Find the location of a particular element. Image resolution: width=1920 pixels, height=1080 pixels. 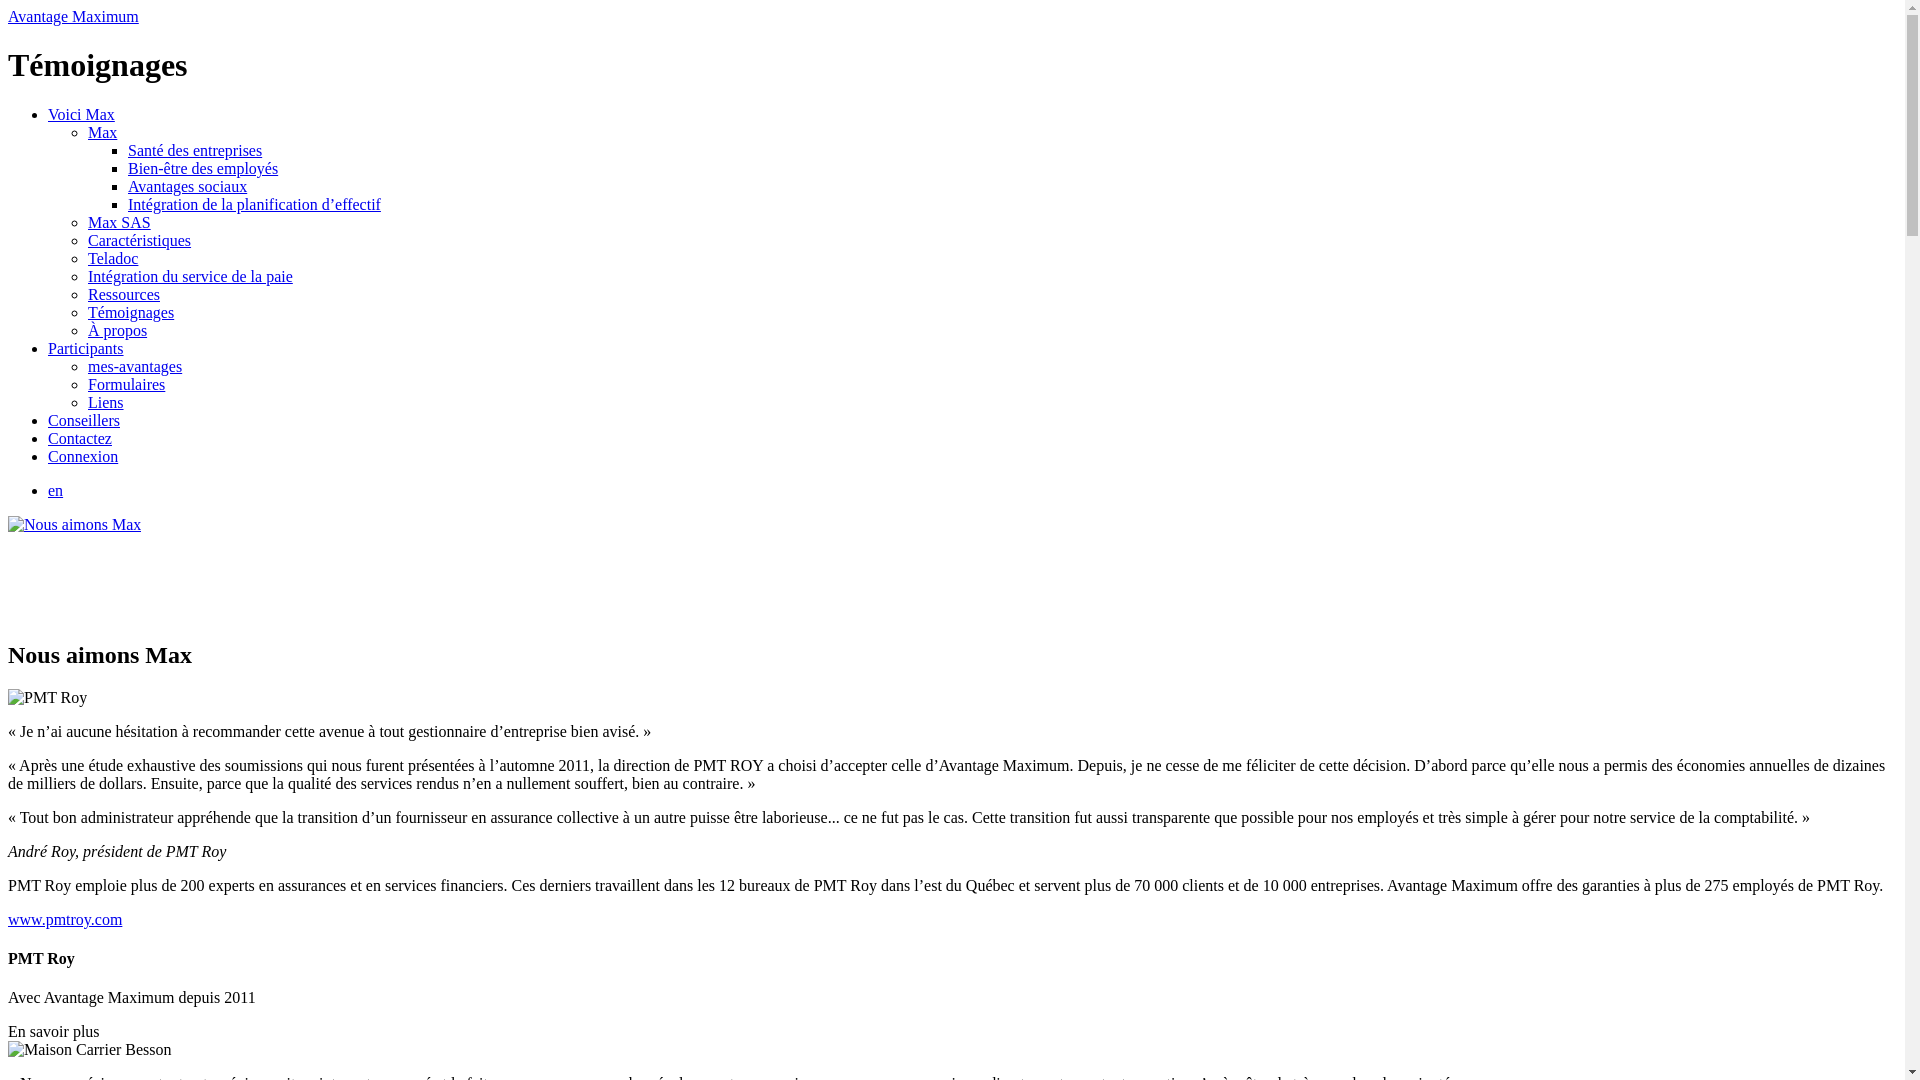

'Max SAS' is located at coordinates (118, 222).